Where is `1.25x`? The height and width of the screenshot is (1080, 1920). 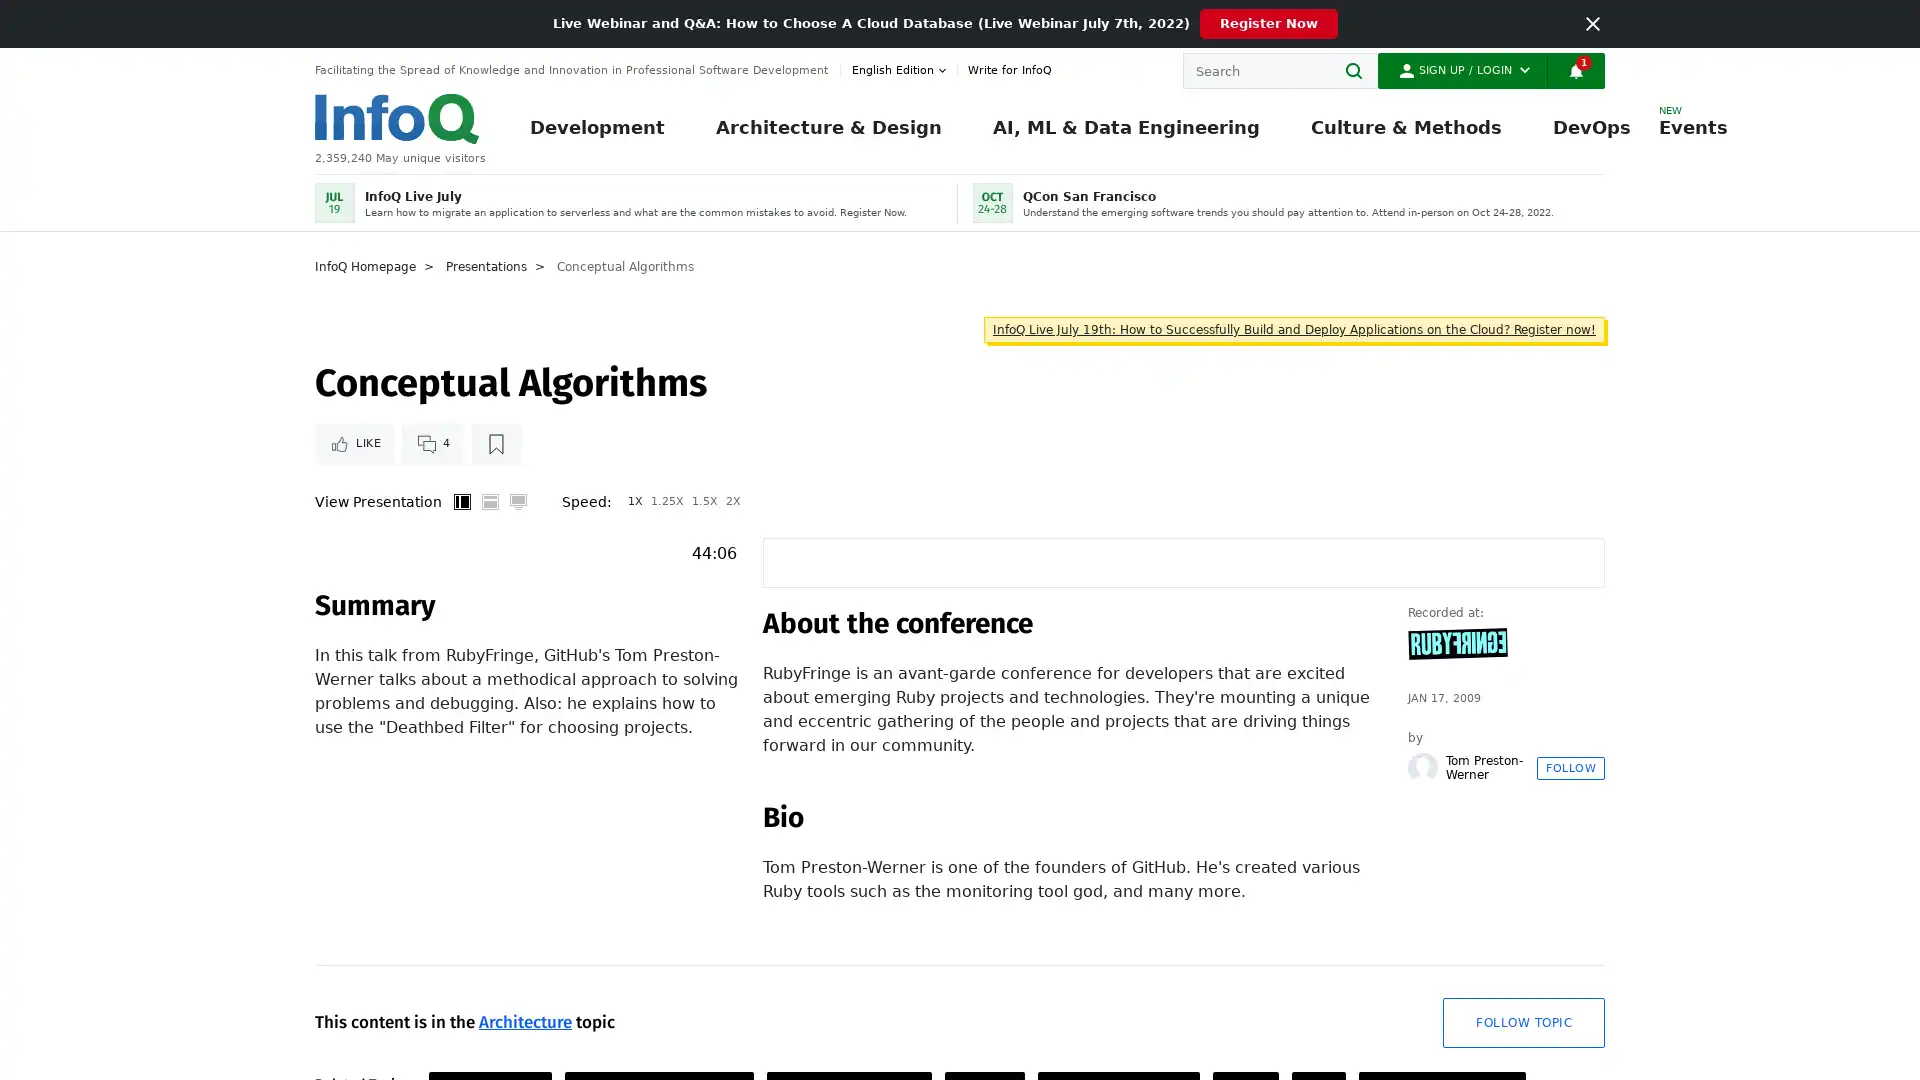
1.25x is located at coordinates (667, 573).